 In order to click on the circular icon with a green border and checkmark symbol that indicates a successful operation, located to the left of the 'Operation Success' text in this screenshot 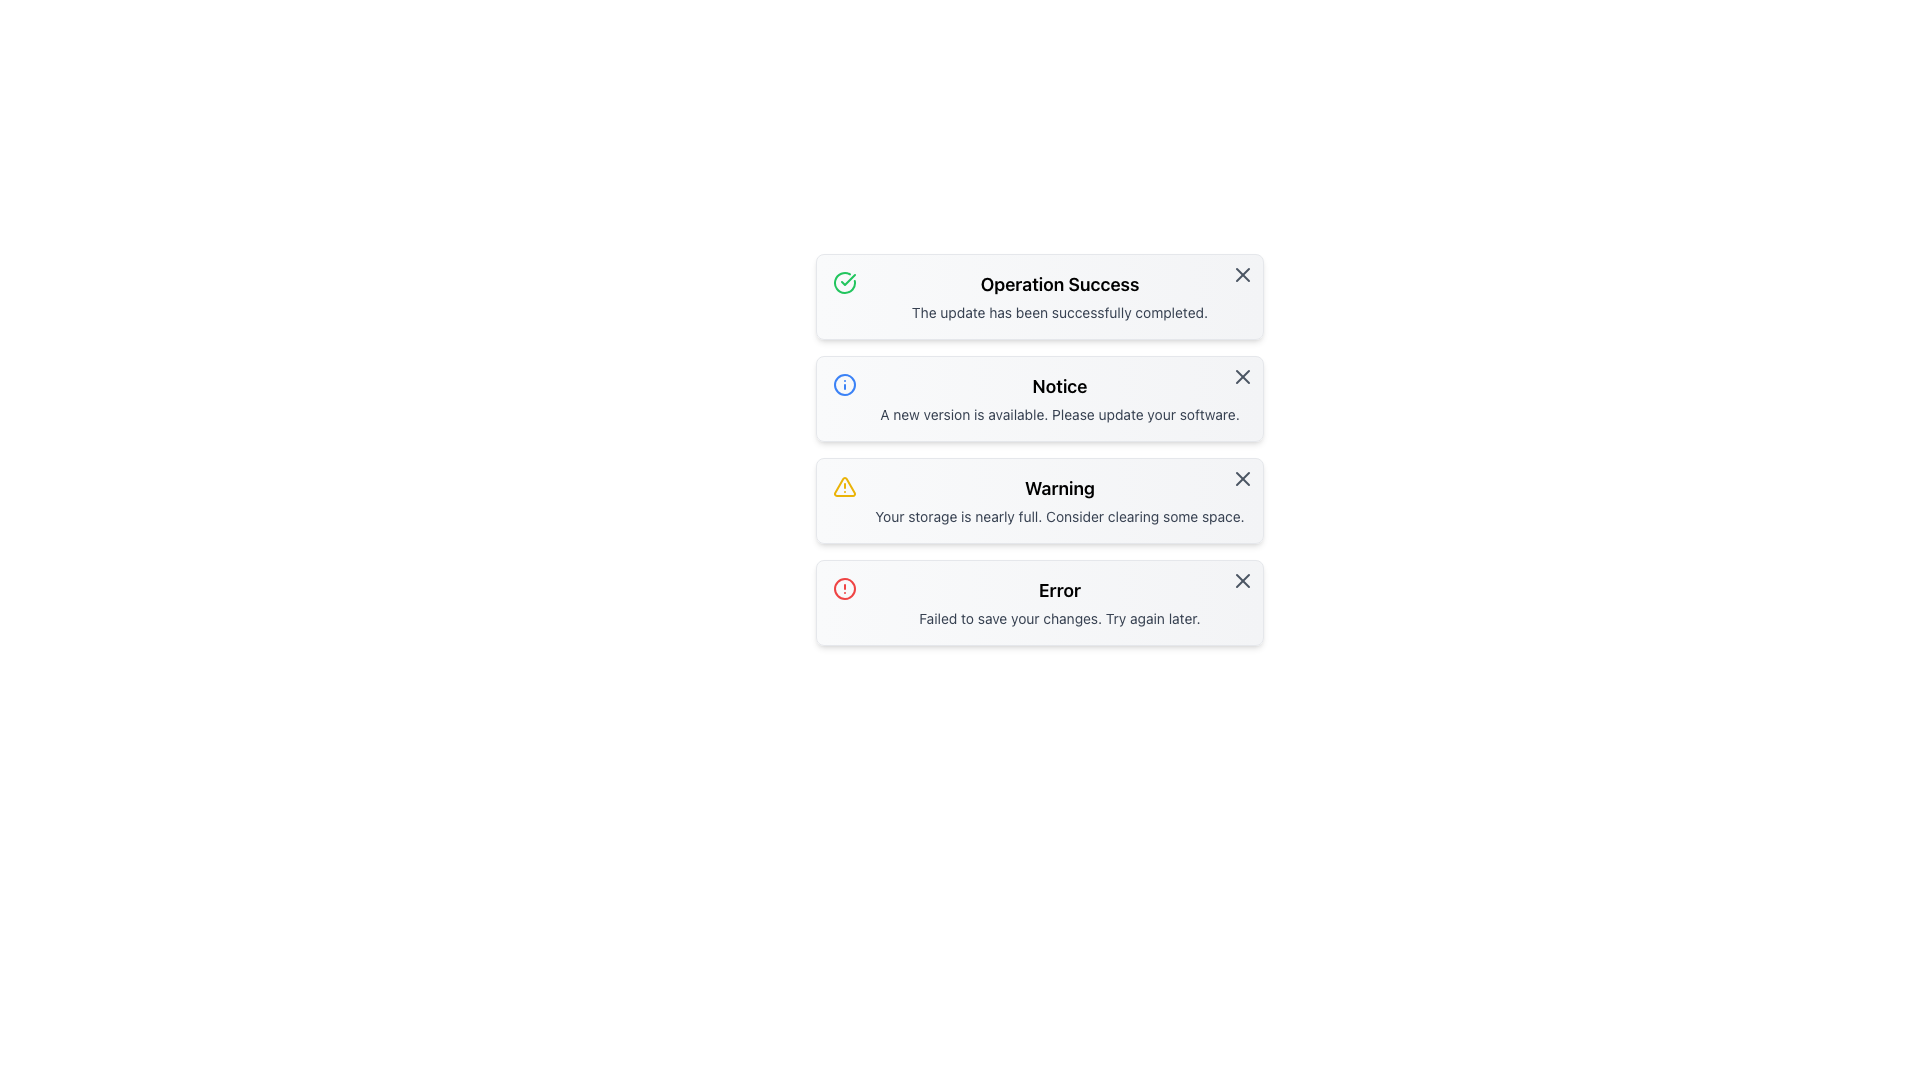, I will do `click(844, 282)`.